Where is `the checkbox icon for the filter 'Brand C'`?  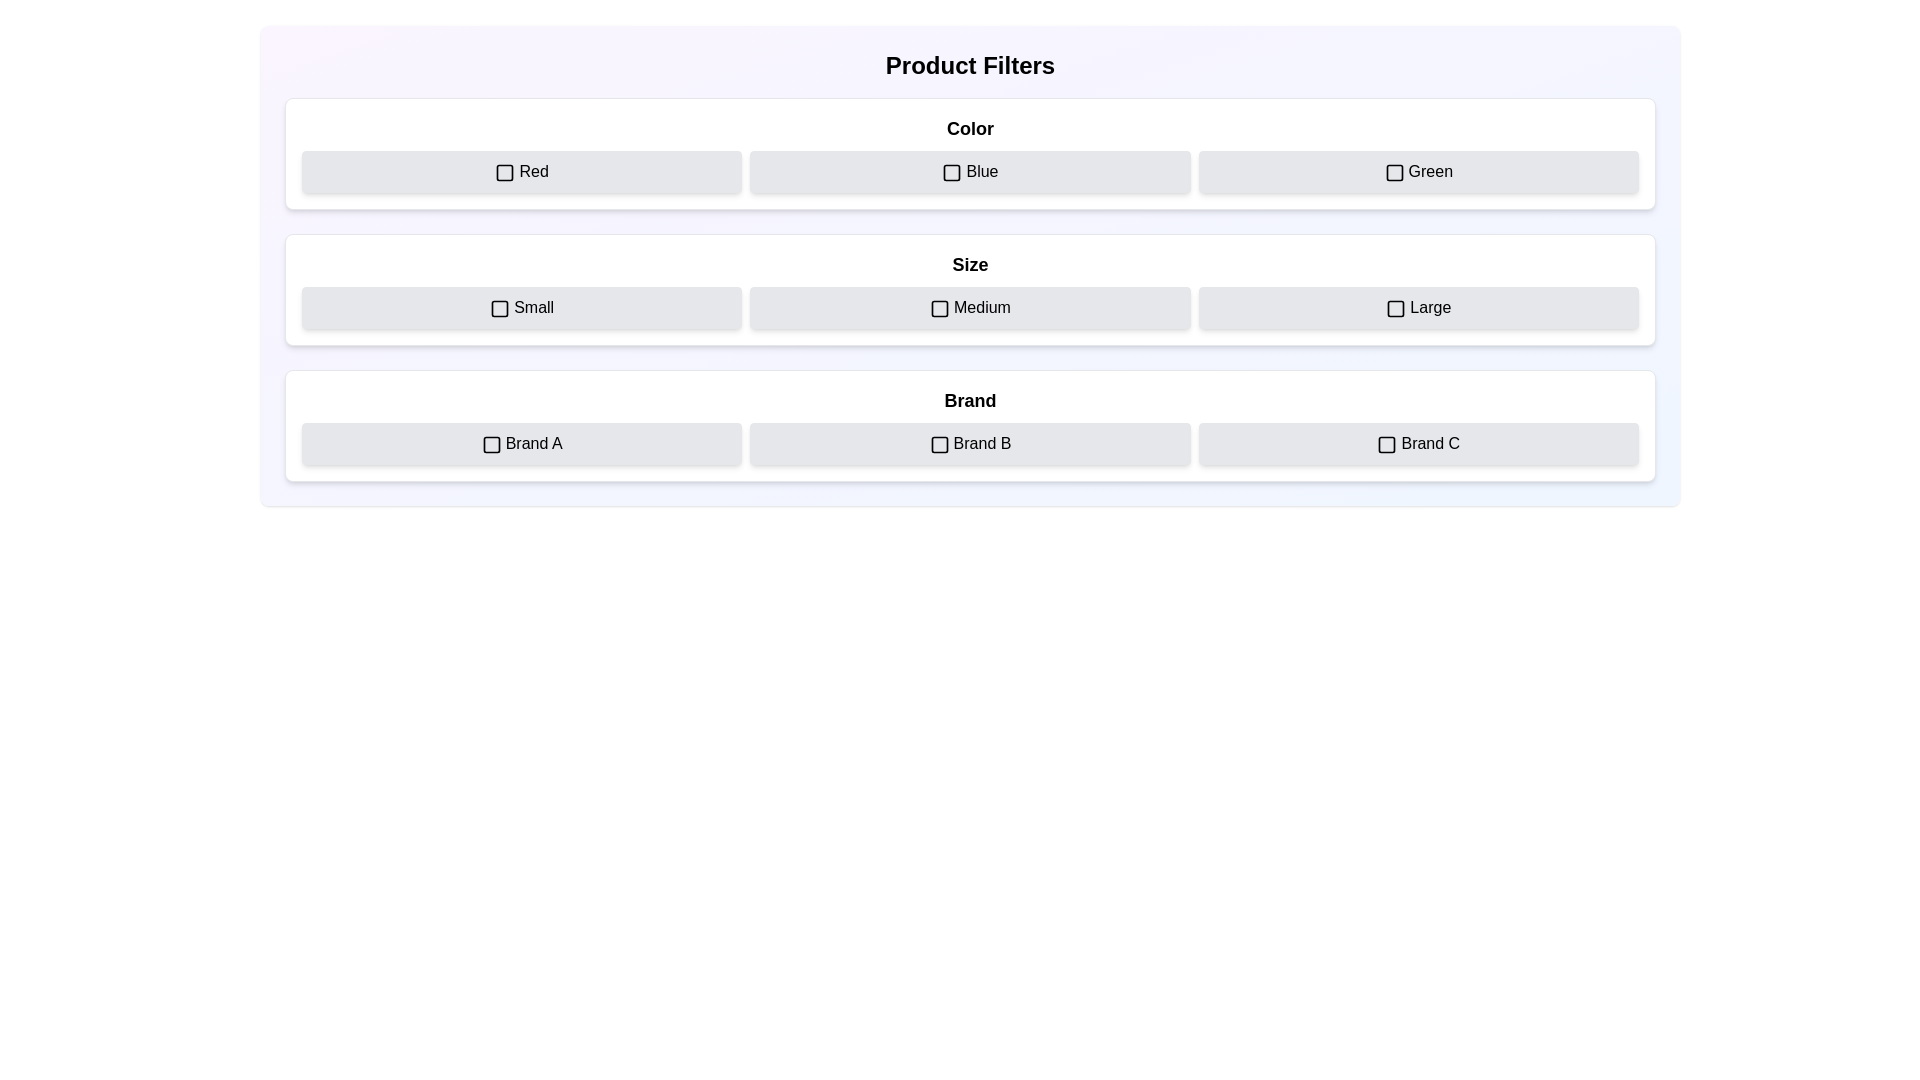 the checkbox icon for the filter 'Brand C' is located at coordinates (1386, 443).